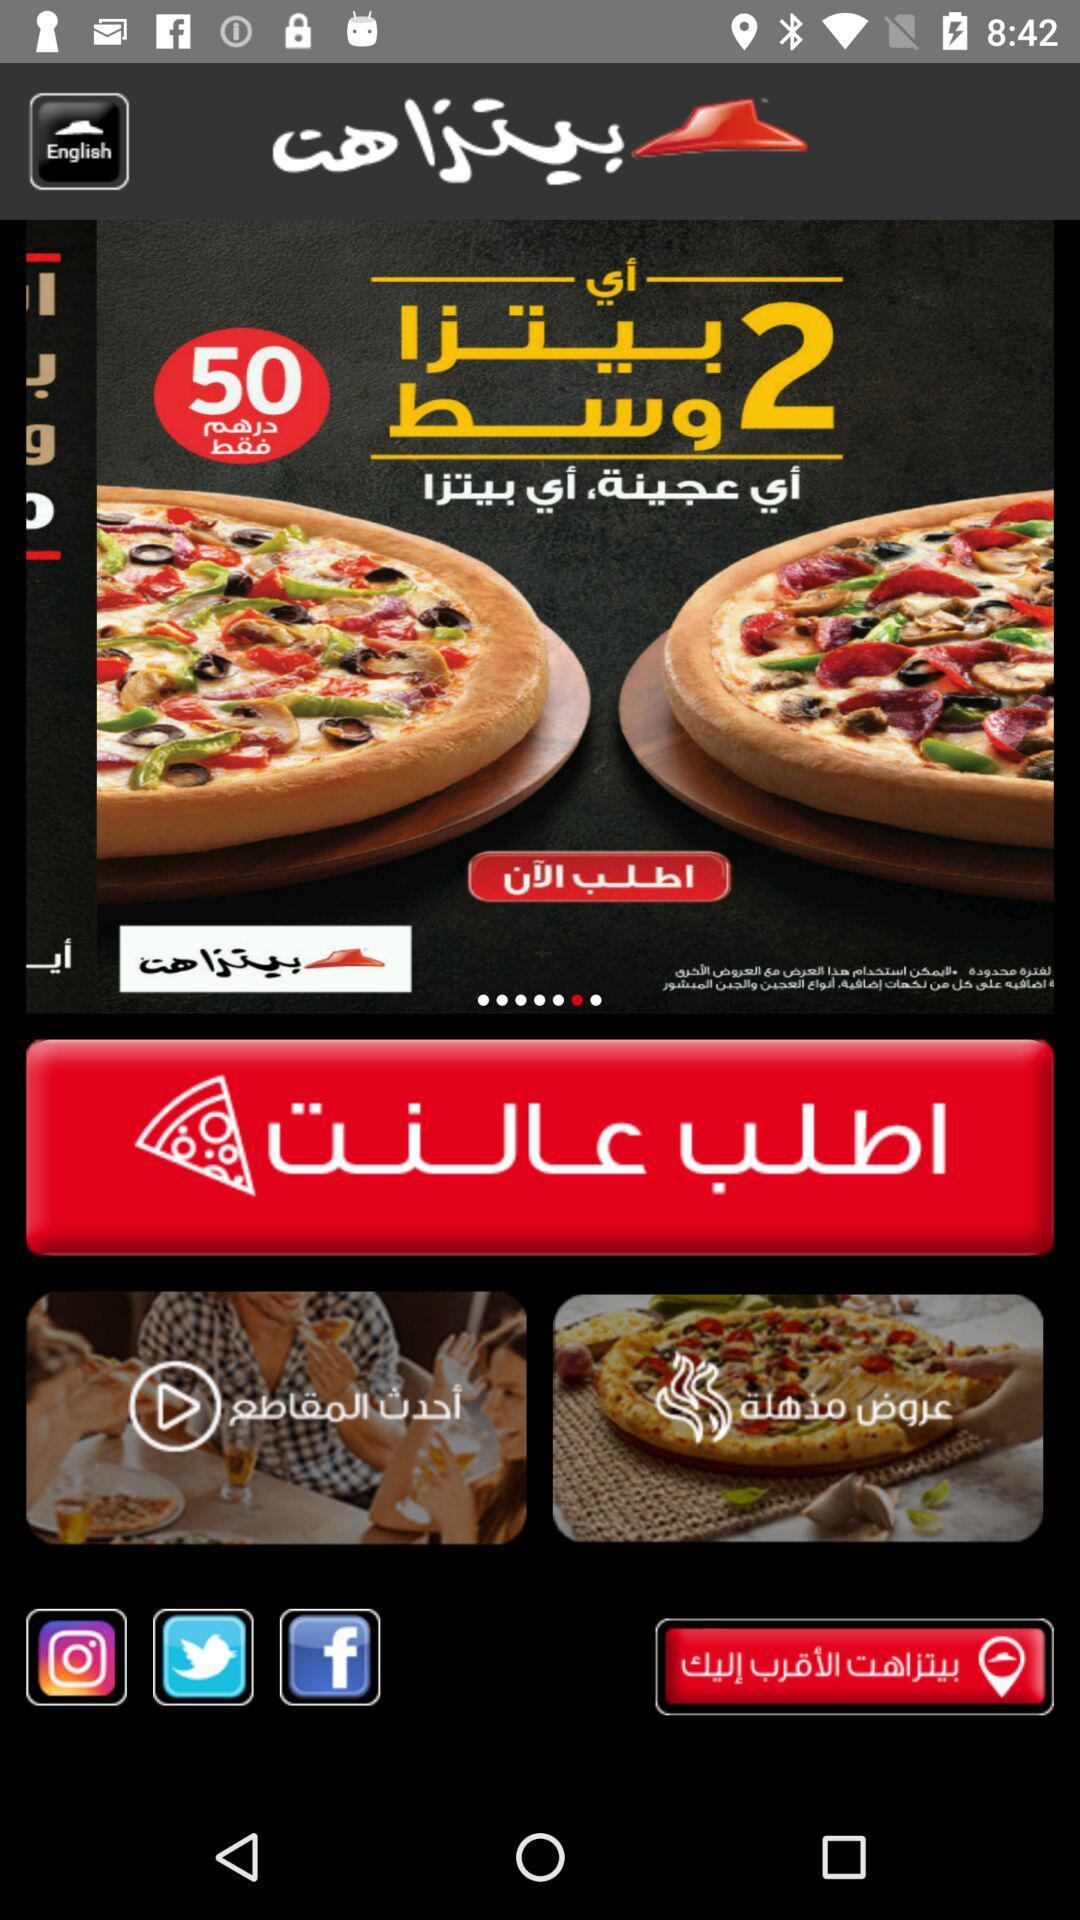 The image size is (1080, 1920). I want to click on next image, so click(538, 1000).